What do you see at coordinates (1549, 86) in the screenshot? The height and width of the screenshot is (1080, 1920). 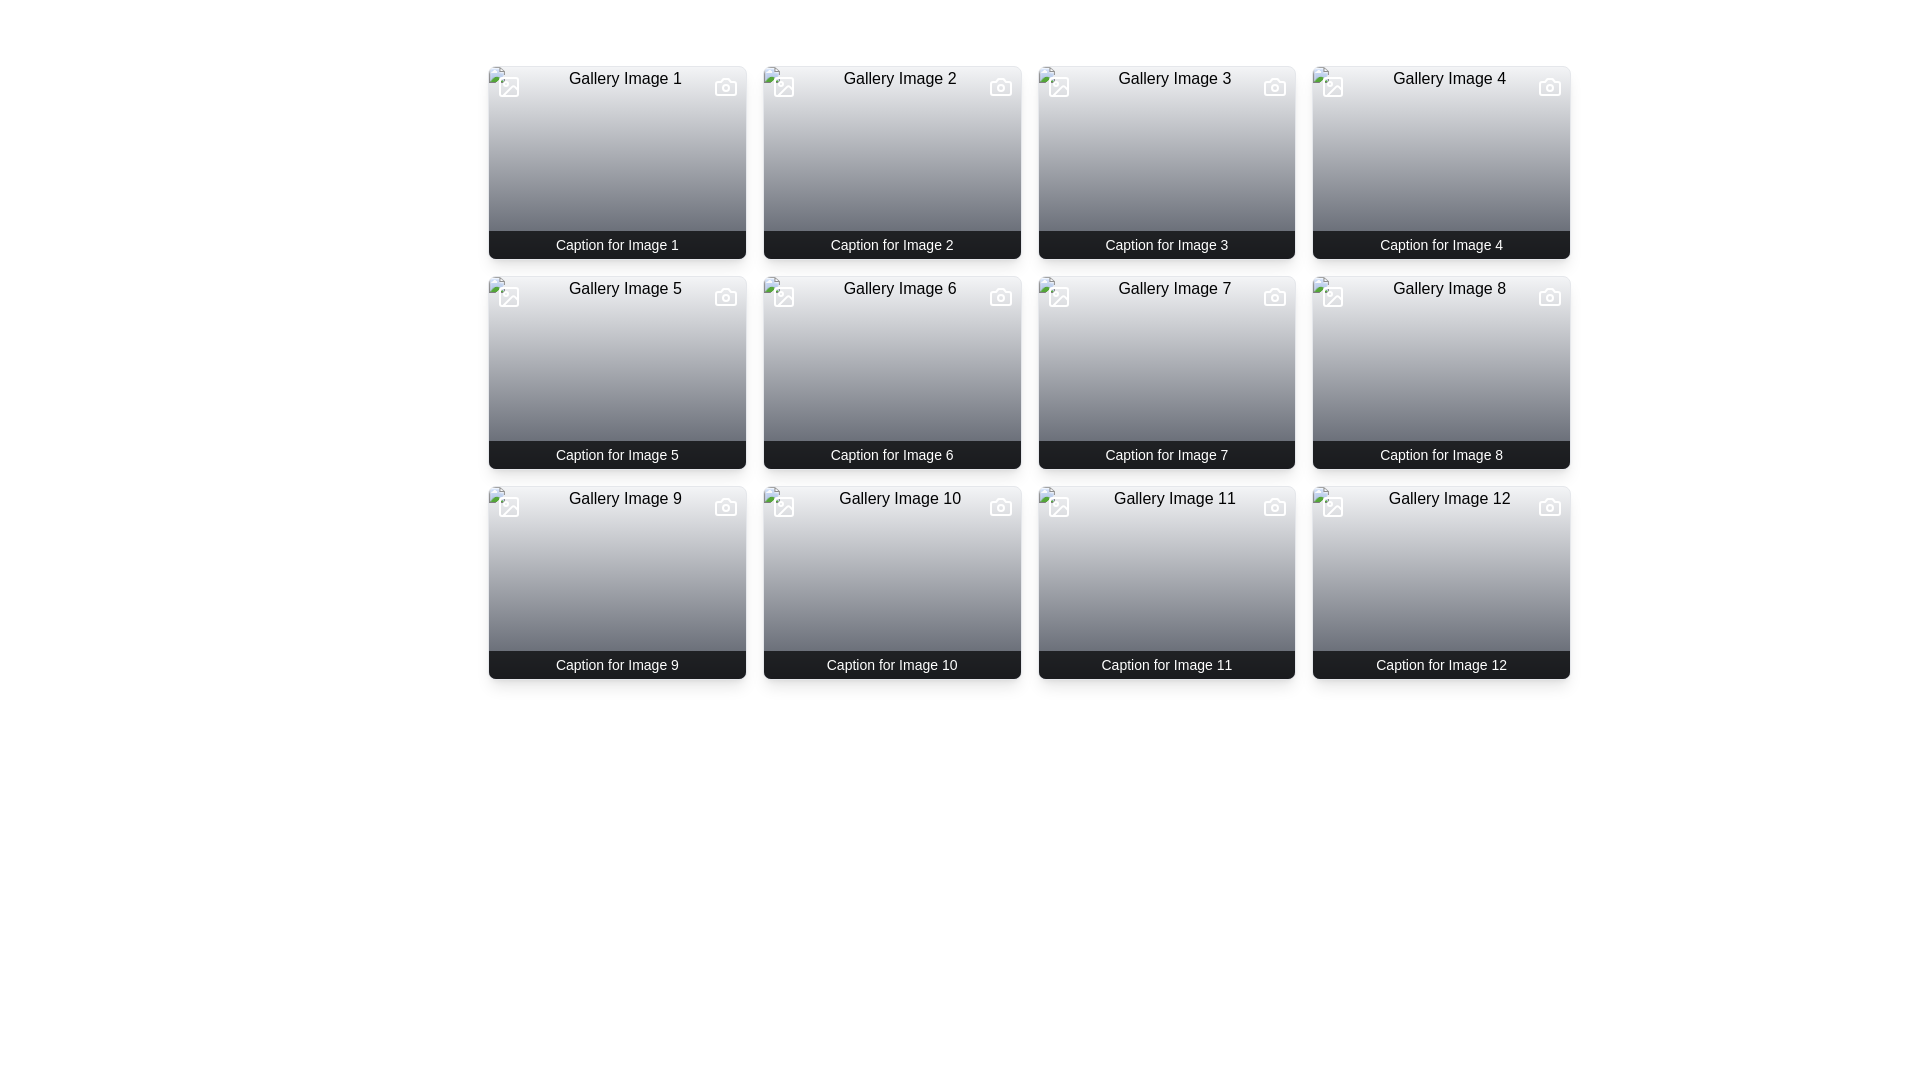 I see `the camera icon in the top-right corner of the 'Gallery Image 4' card` at bounding box center [1549, 86].